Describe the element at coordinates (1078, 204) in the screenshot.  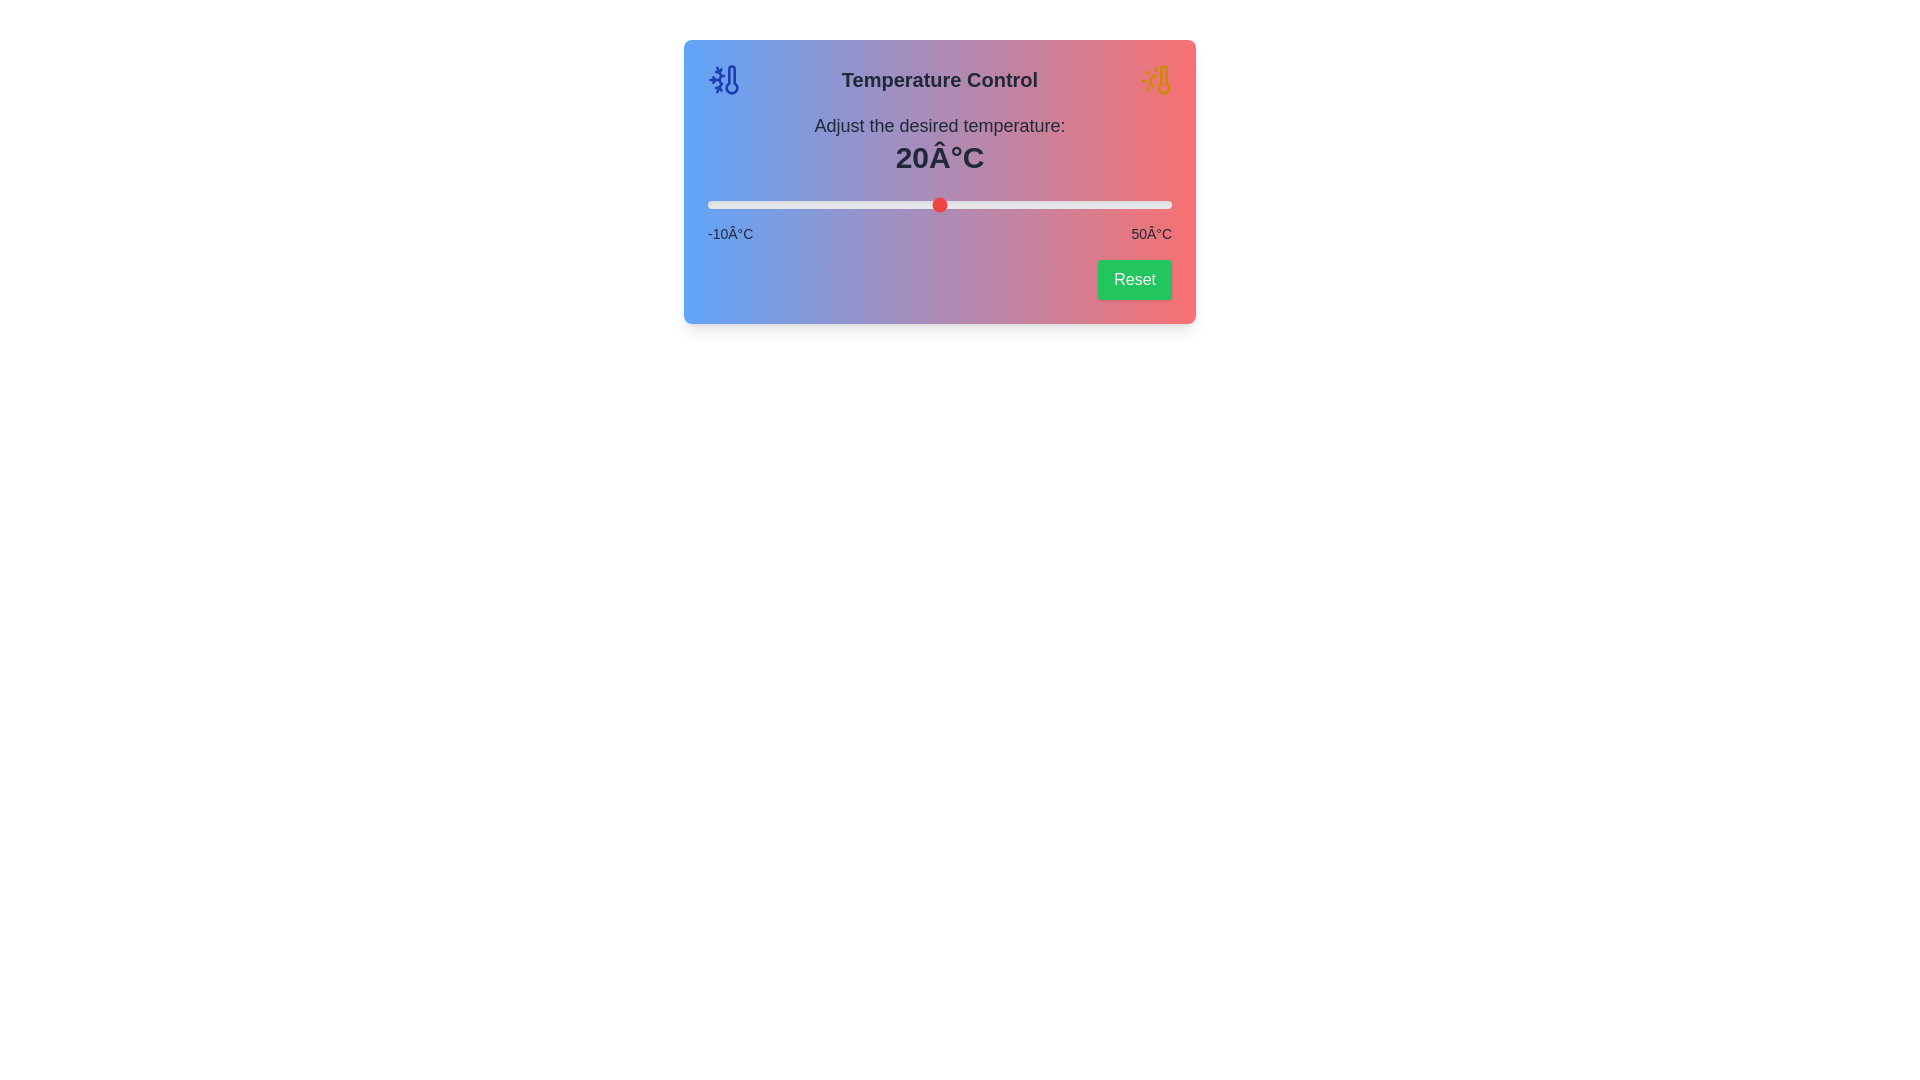
I see `the slider to set the temperature to 38°C` at that location.